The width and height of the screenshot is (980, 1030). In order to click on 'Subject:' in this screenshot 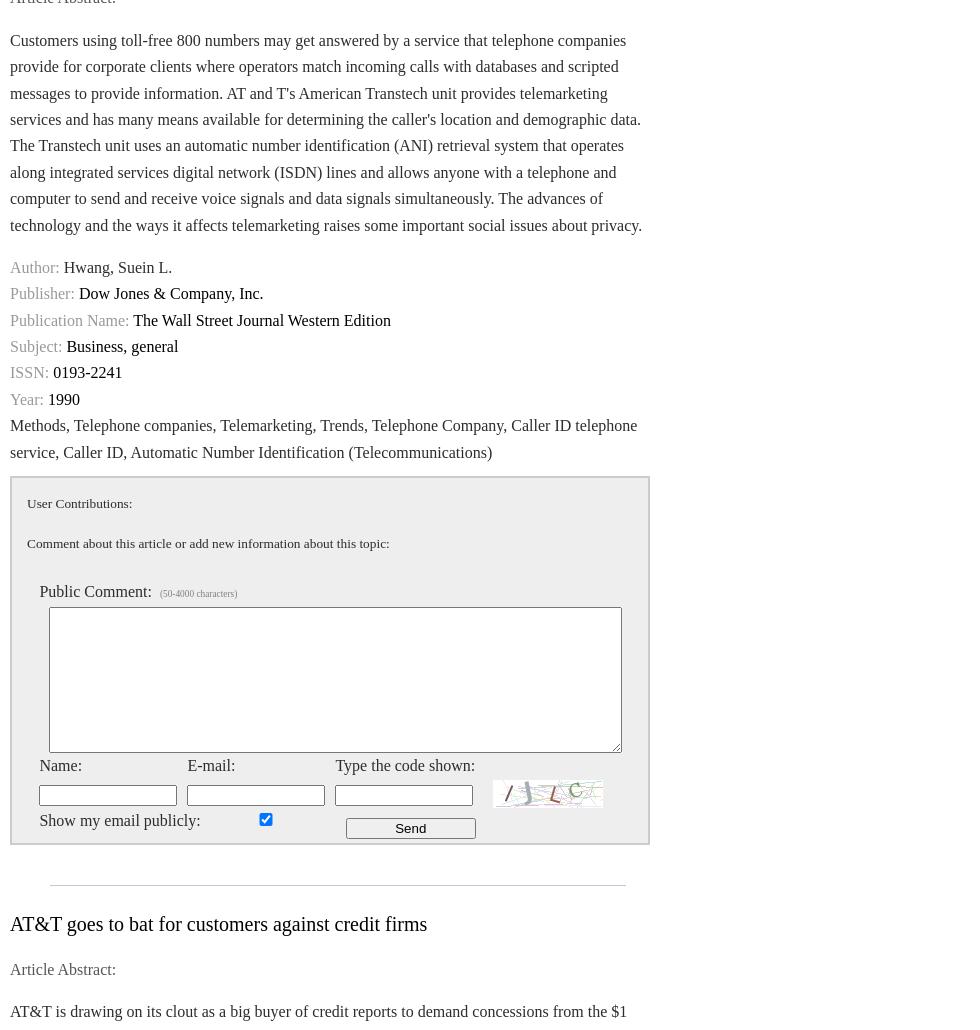, I will do `click(35, 346)`.